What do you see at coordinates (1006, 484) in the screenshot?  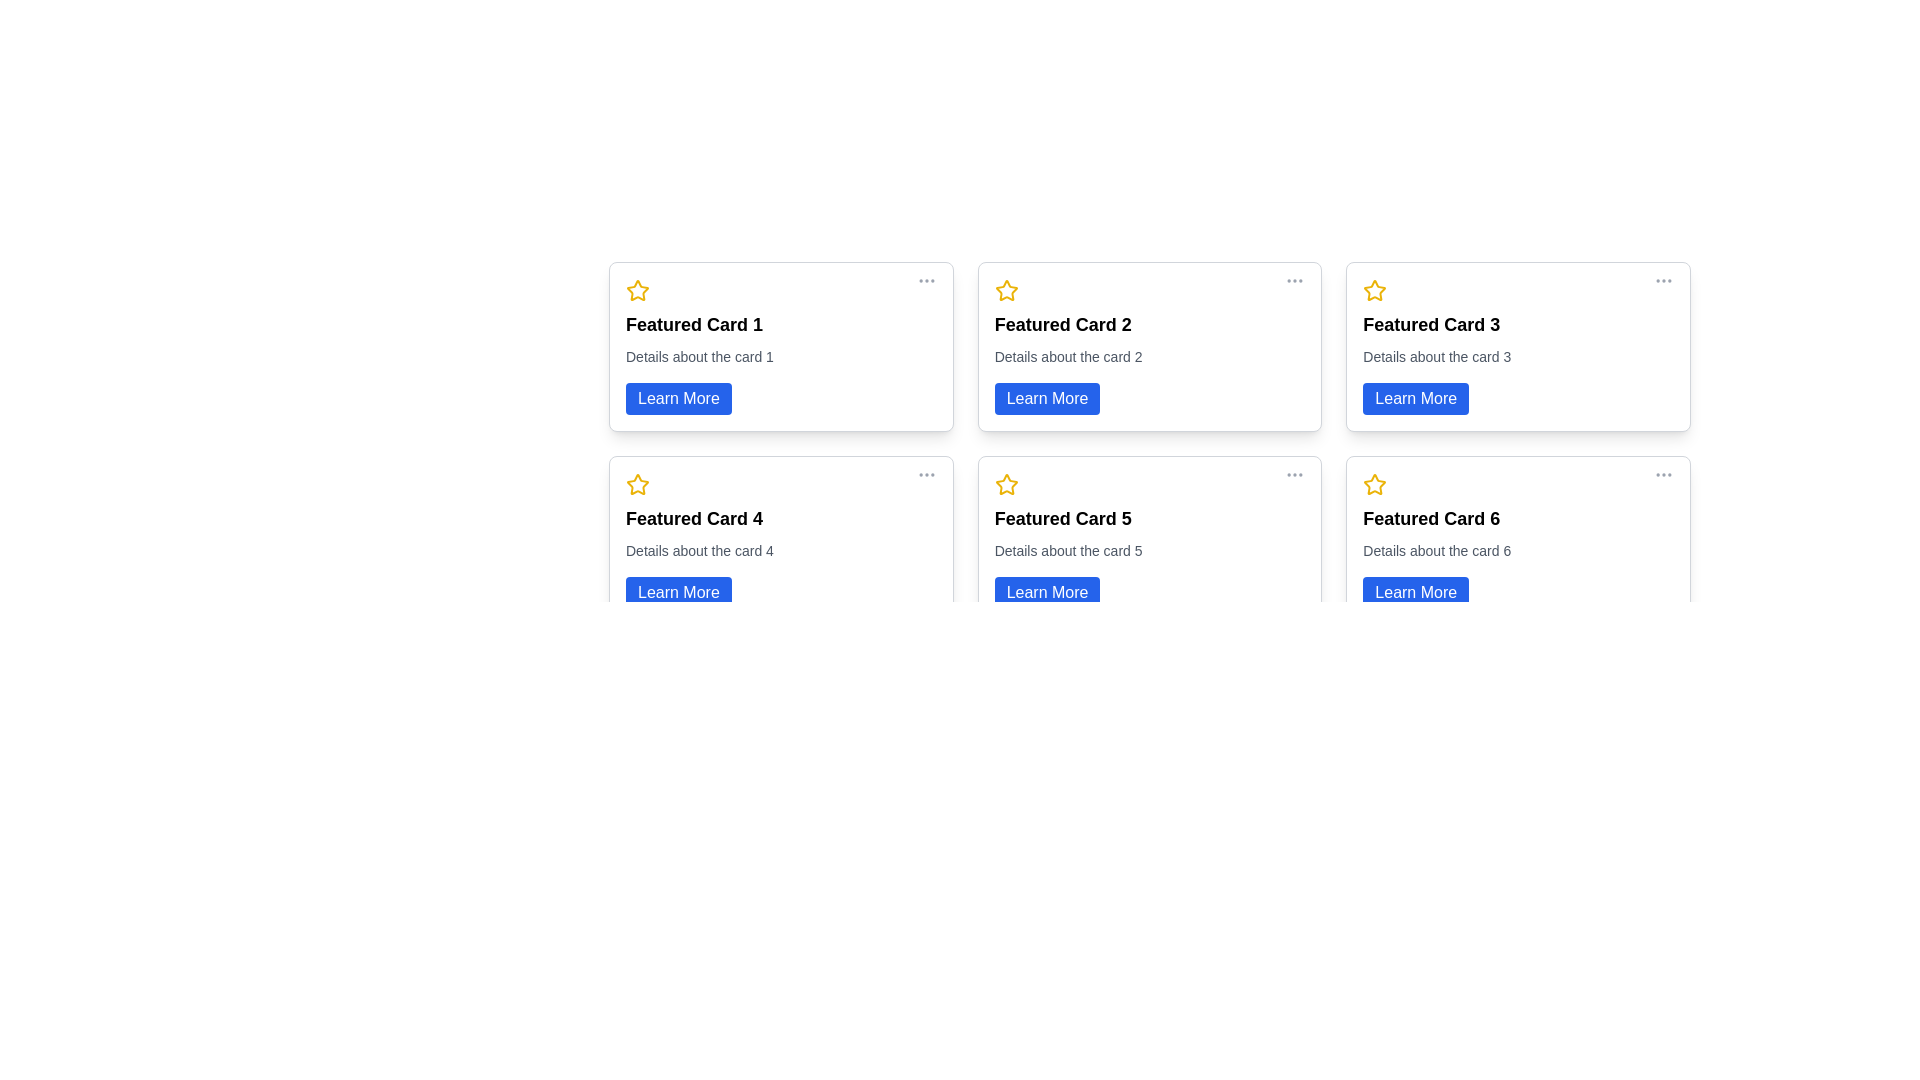 I see `the favorited icon located in the top-left corner of the 'Featured Card 5' to toggle its starred status` at bounding box center [1006, 484].